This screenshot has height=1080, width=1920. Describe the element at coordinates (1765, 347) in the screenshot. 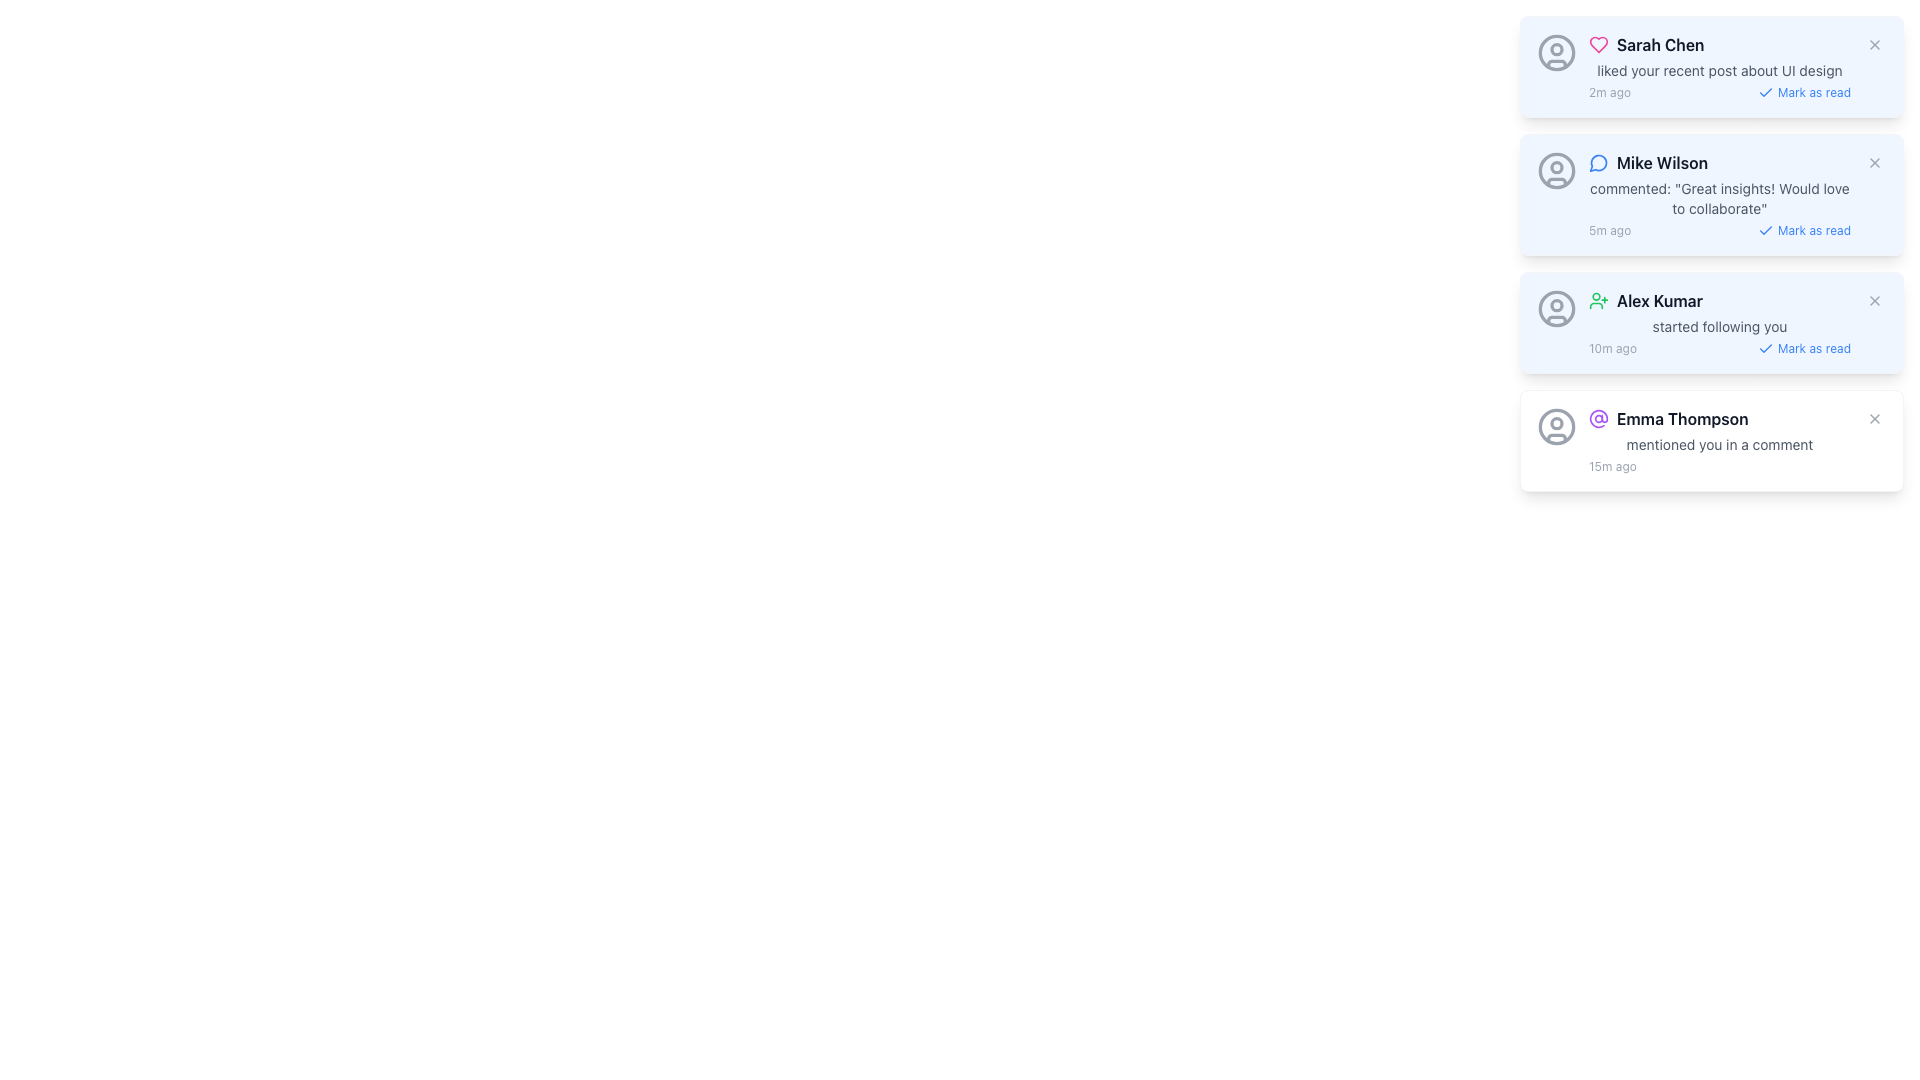

I see `the 'Mark as read' icon for the notification from 'Alex Kumar' to update its state to read` at that location.